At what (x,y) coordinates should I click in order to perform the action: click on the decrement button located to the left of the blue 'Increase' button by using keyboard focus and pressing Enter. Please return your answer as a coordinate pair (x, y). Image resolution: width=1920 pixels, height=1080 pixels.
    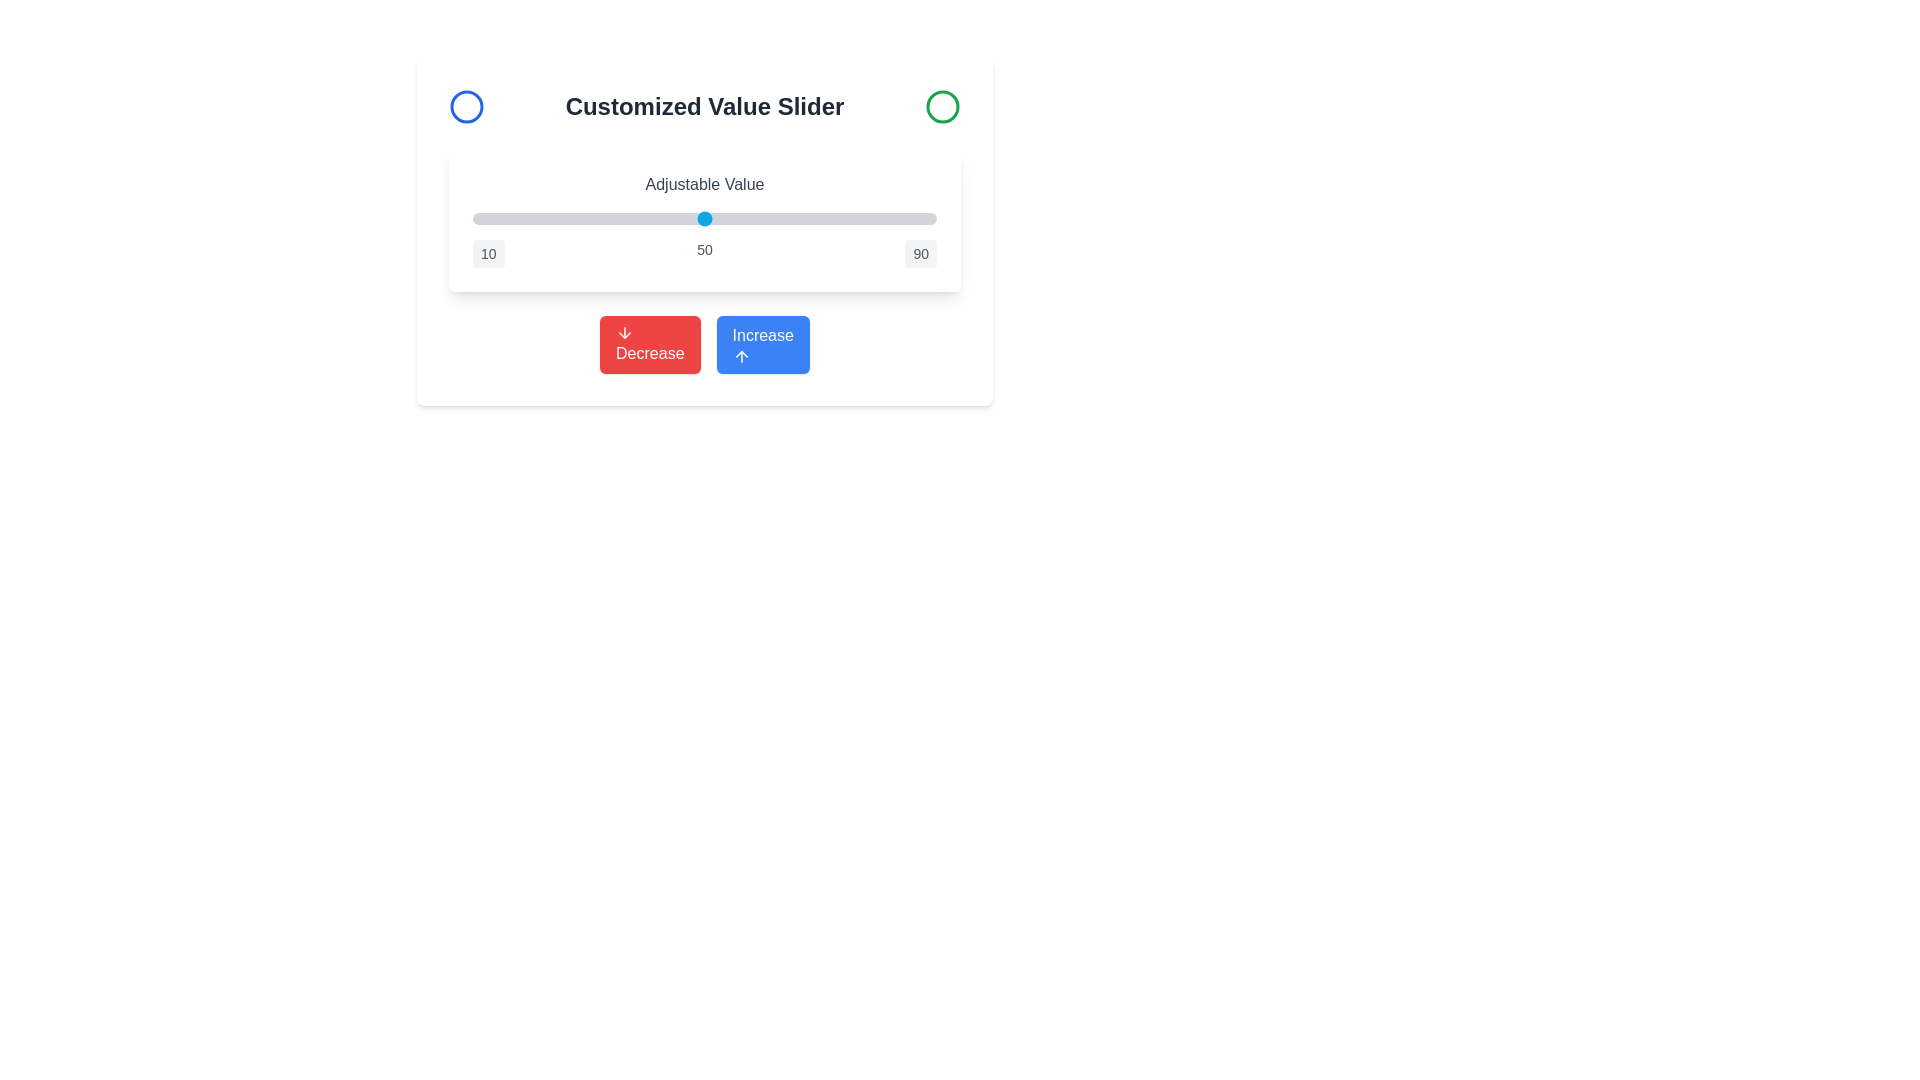
    Looking at the image, I should click on (650, 343).